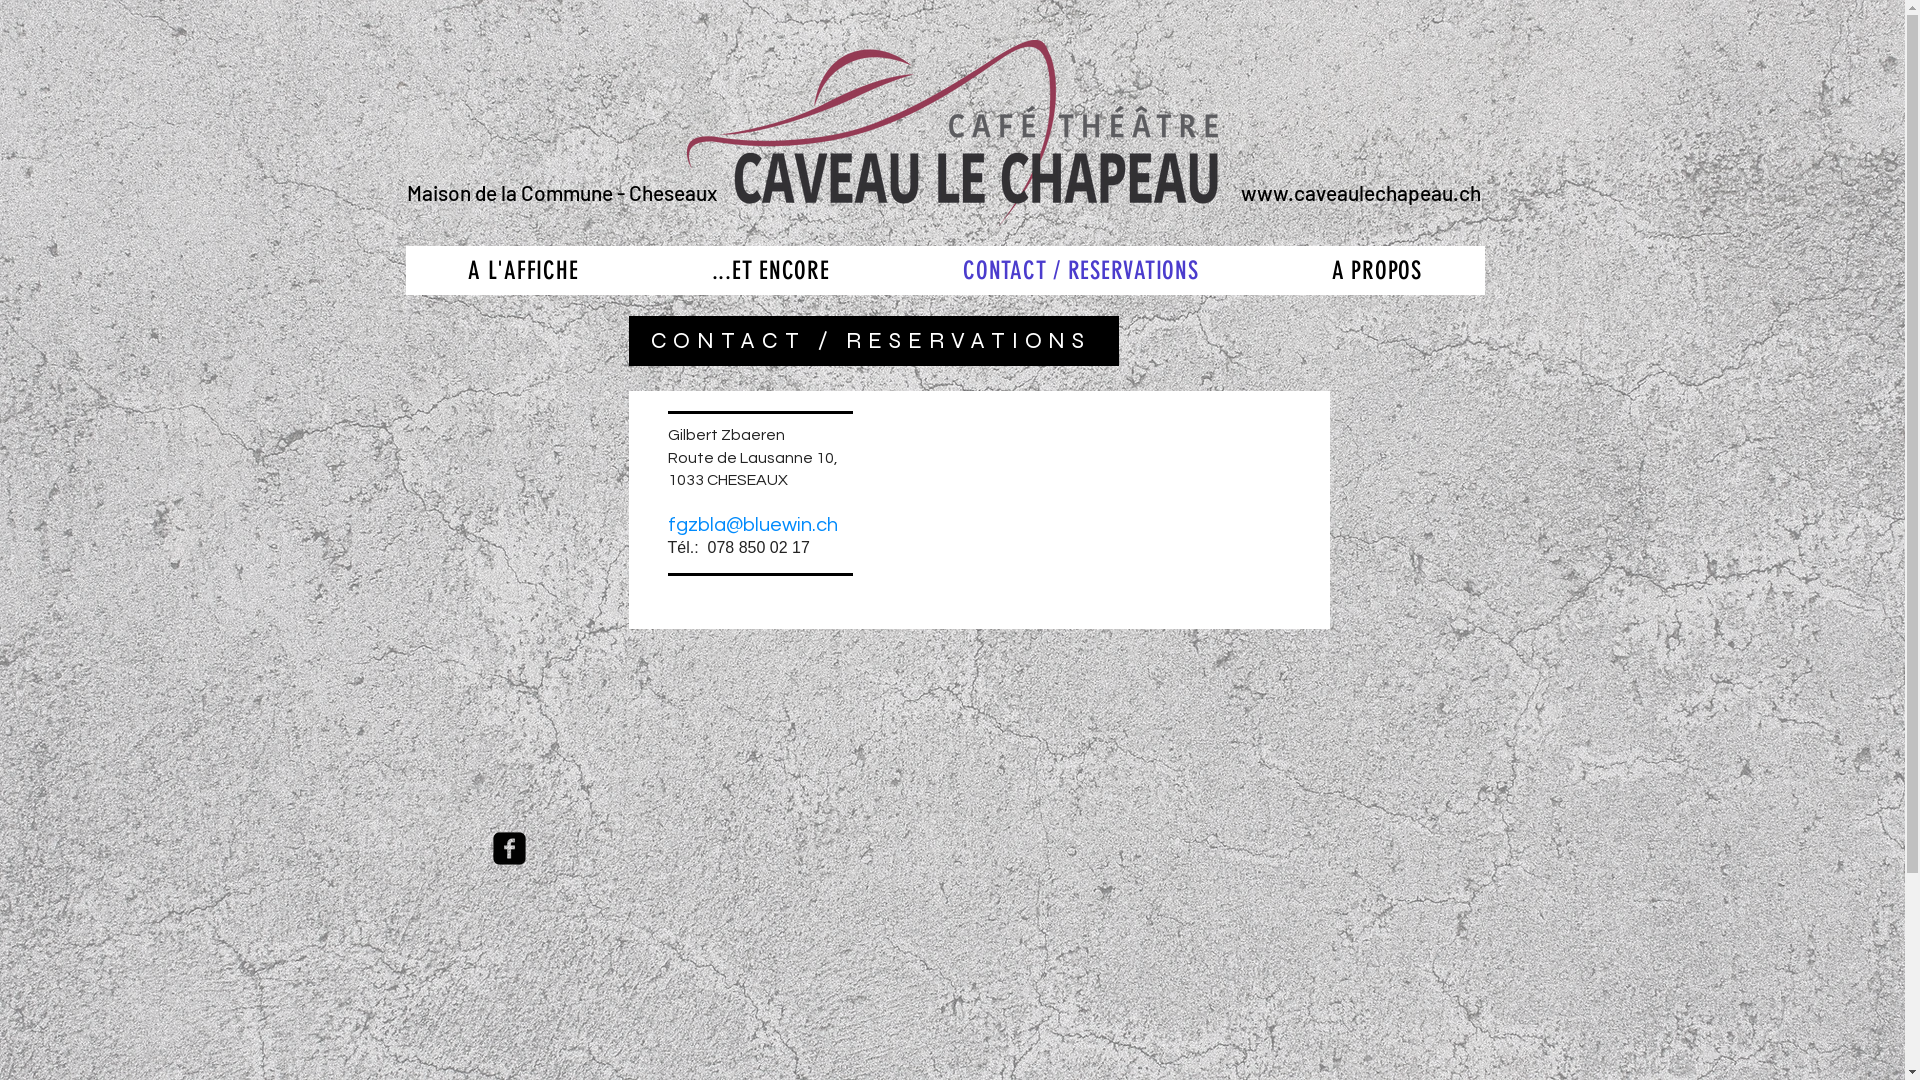 This screenshot has width=1920, height=1080. What do you see at coordinates (752, 523) in the screenshot?
I see `'fgzbla@bluewin.ch'` at bounding box center [752, 523].